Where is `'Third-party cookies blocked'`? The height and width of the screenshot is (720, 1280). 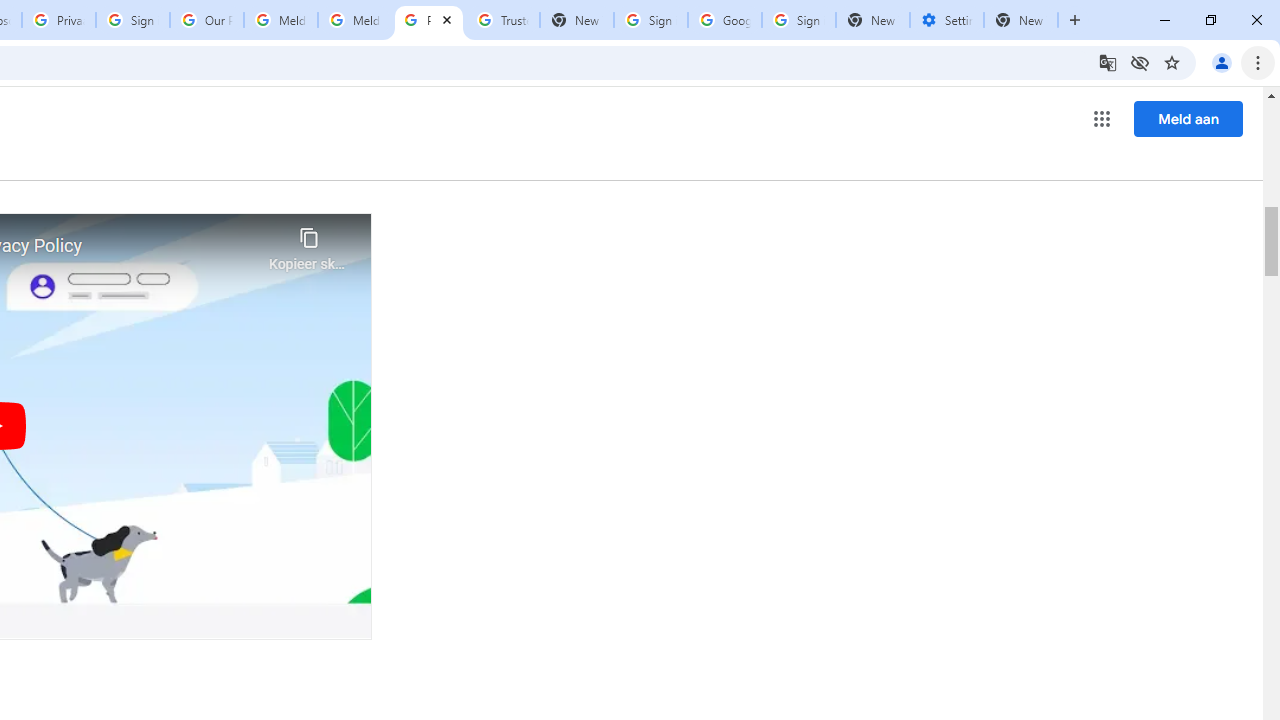
'Third-party cookies blocked' is located at coordinates (1139, 61).